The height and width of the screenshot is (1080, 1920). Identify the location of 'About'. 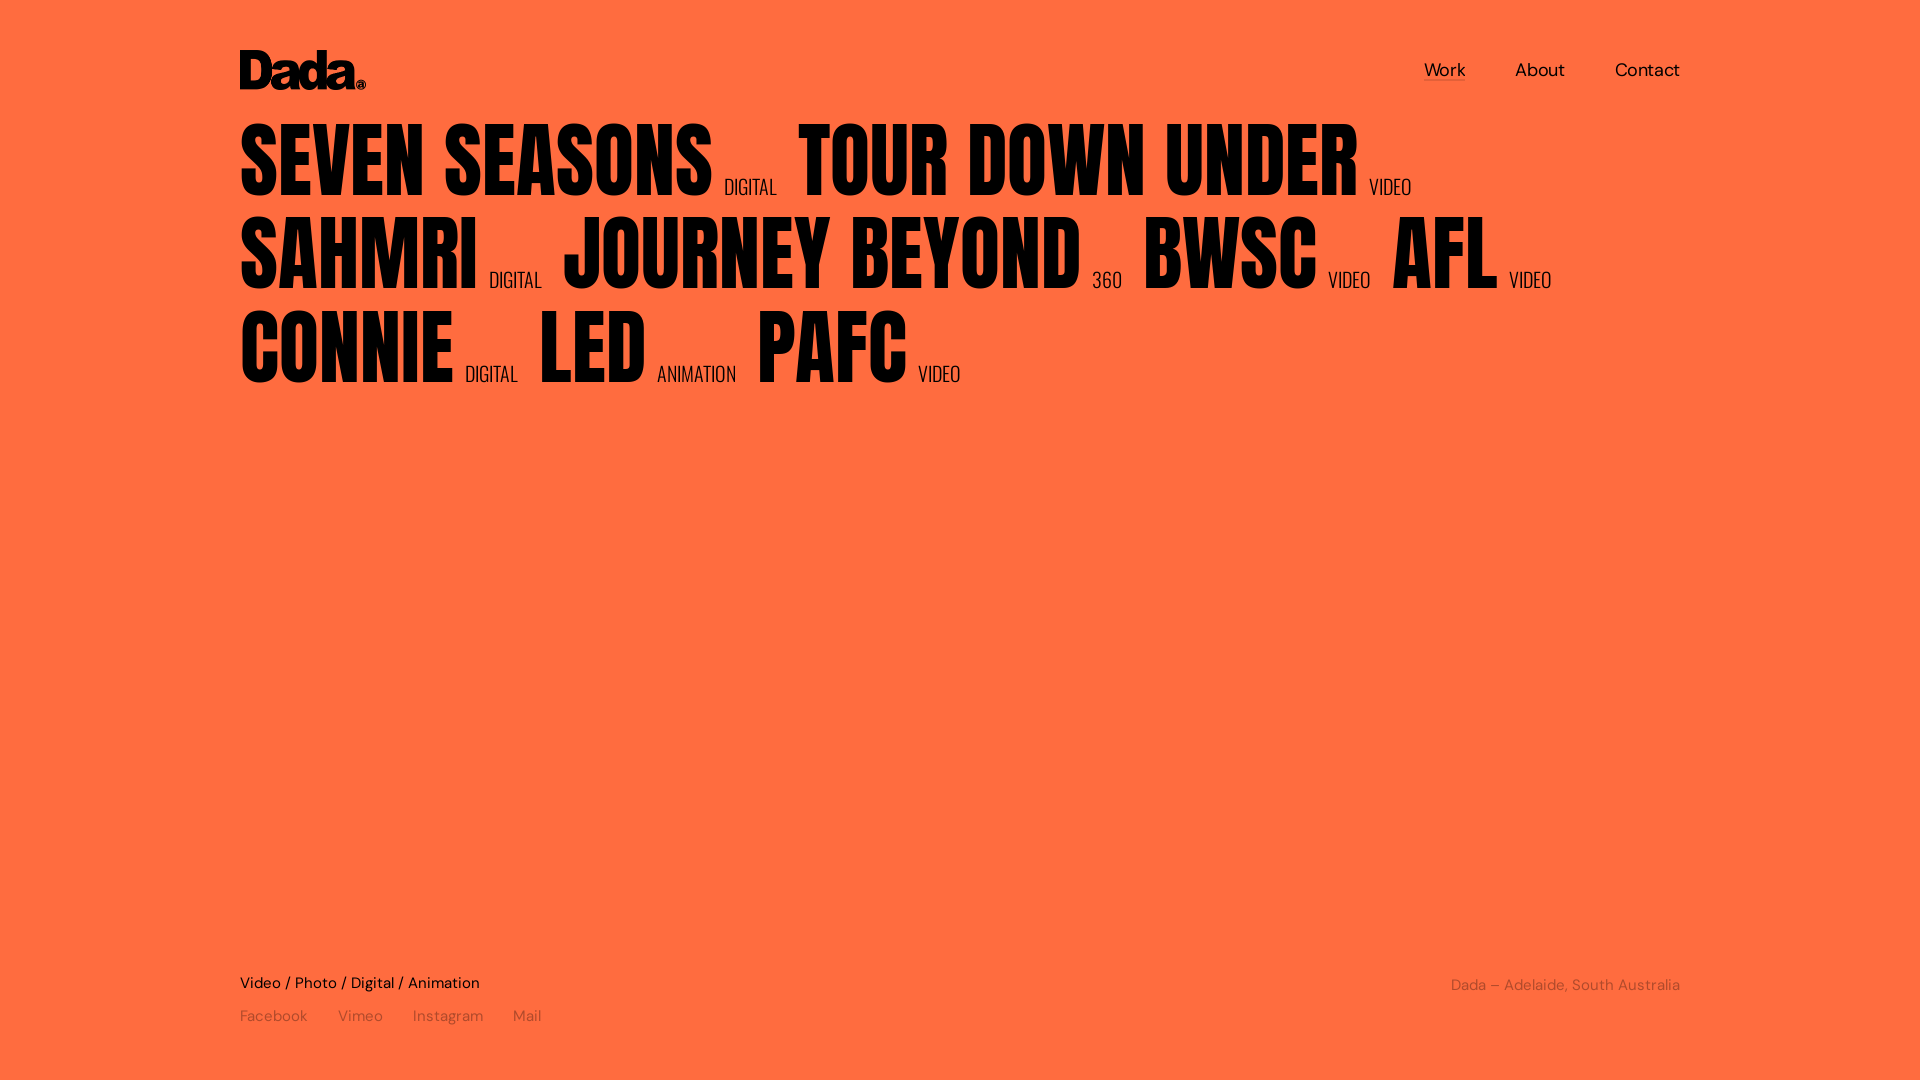
(1515, 68).